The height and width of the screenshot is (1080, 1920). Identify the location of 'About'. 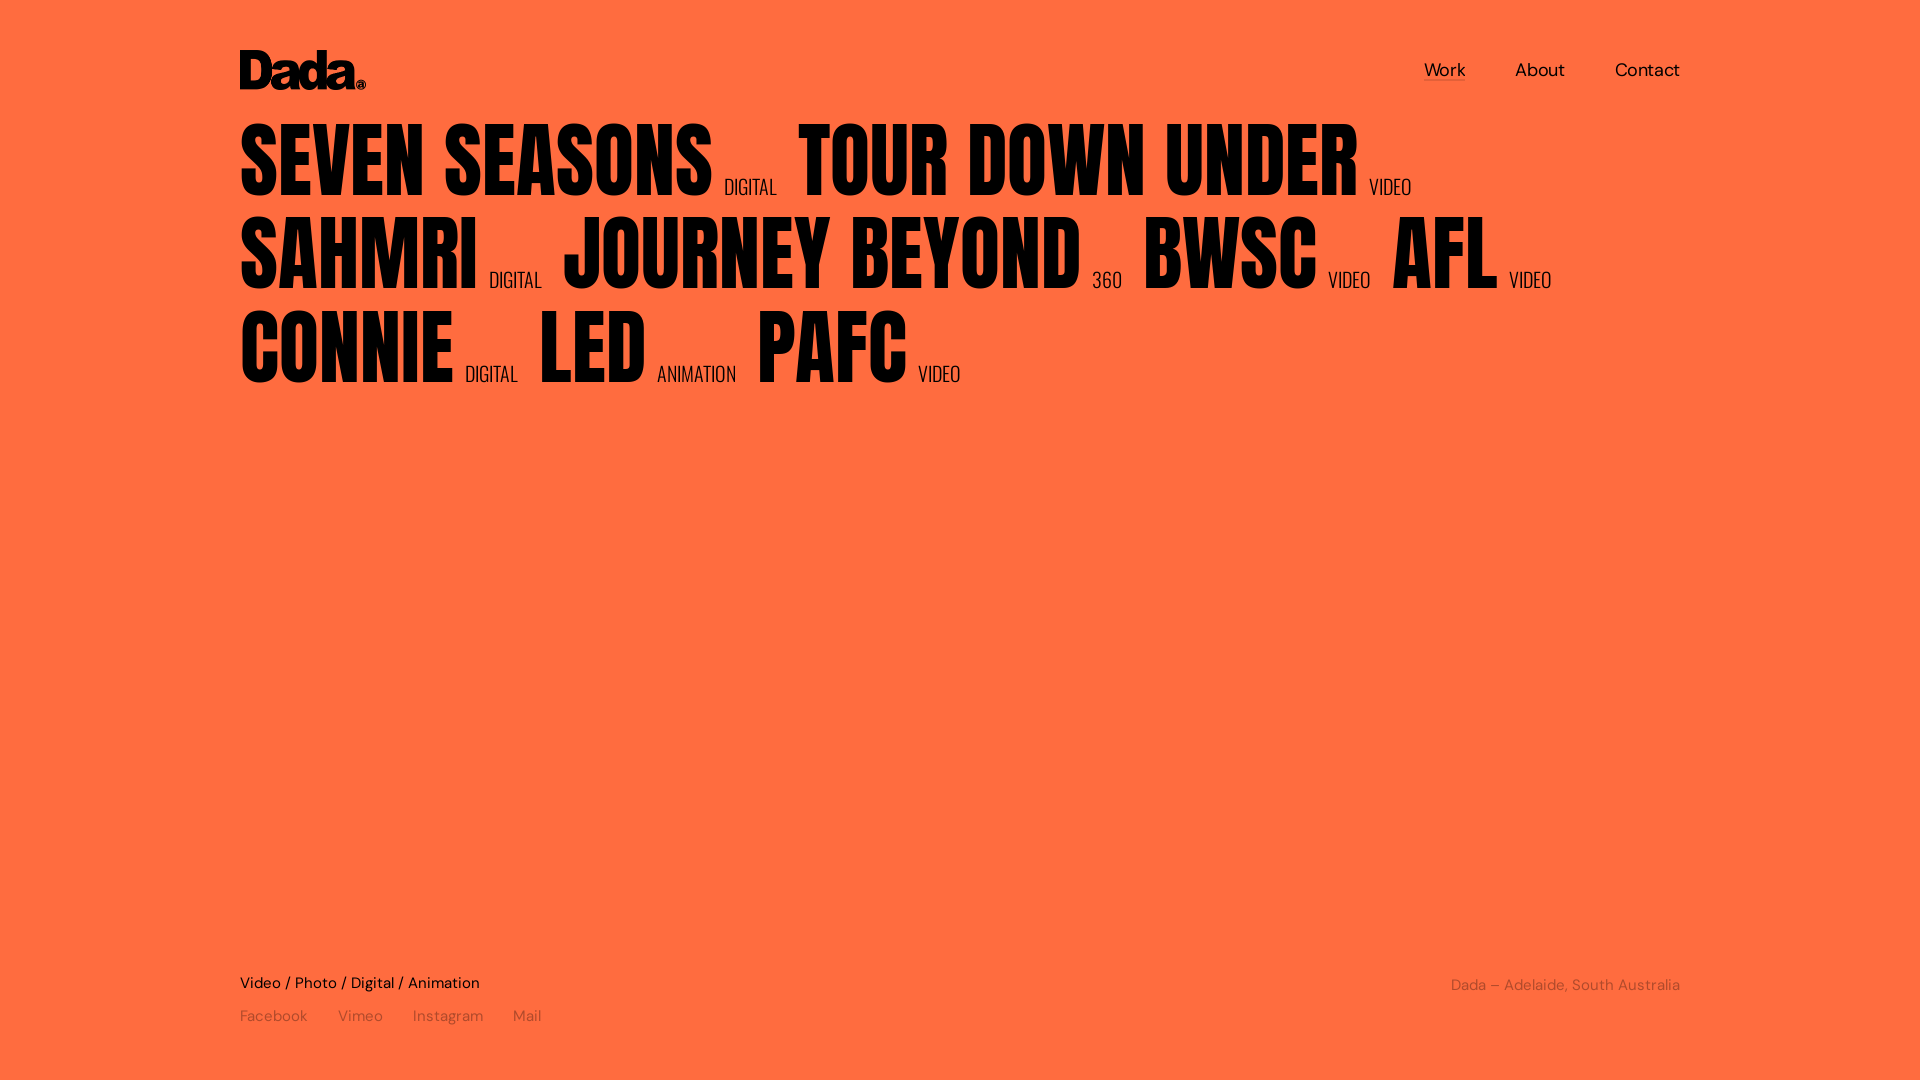
(1515, 68).